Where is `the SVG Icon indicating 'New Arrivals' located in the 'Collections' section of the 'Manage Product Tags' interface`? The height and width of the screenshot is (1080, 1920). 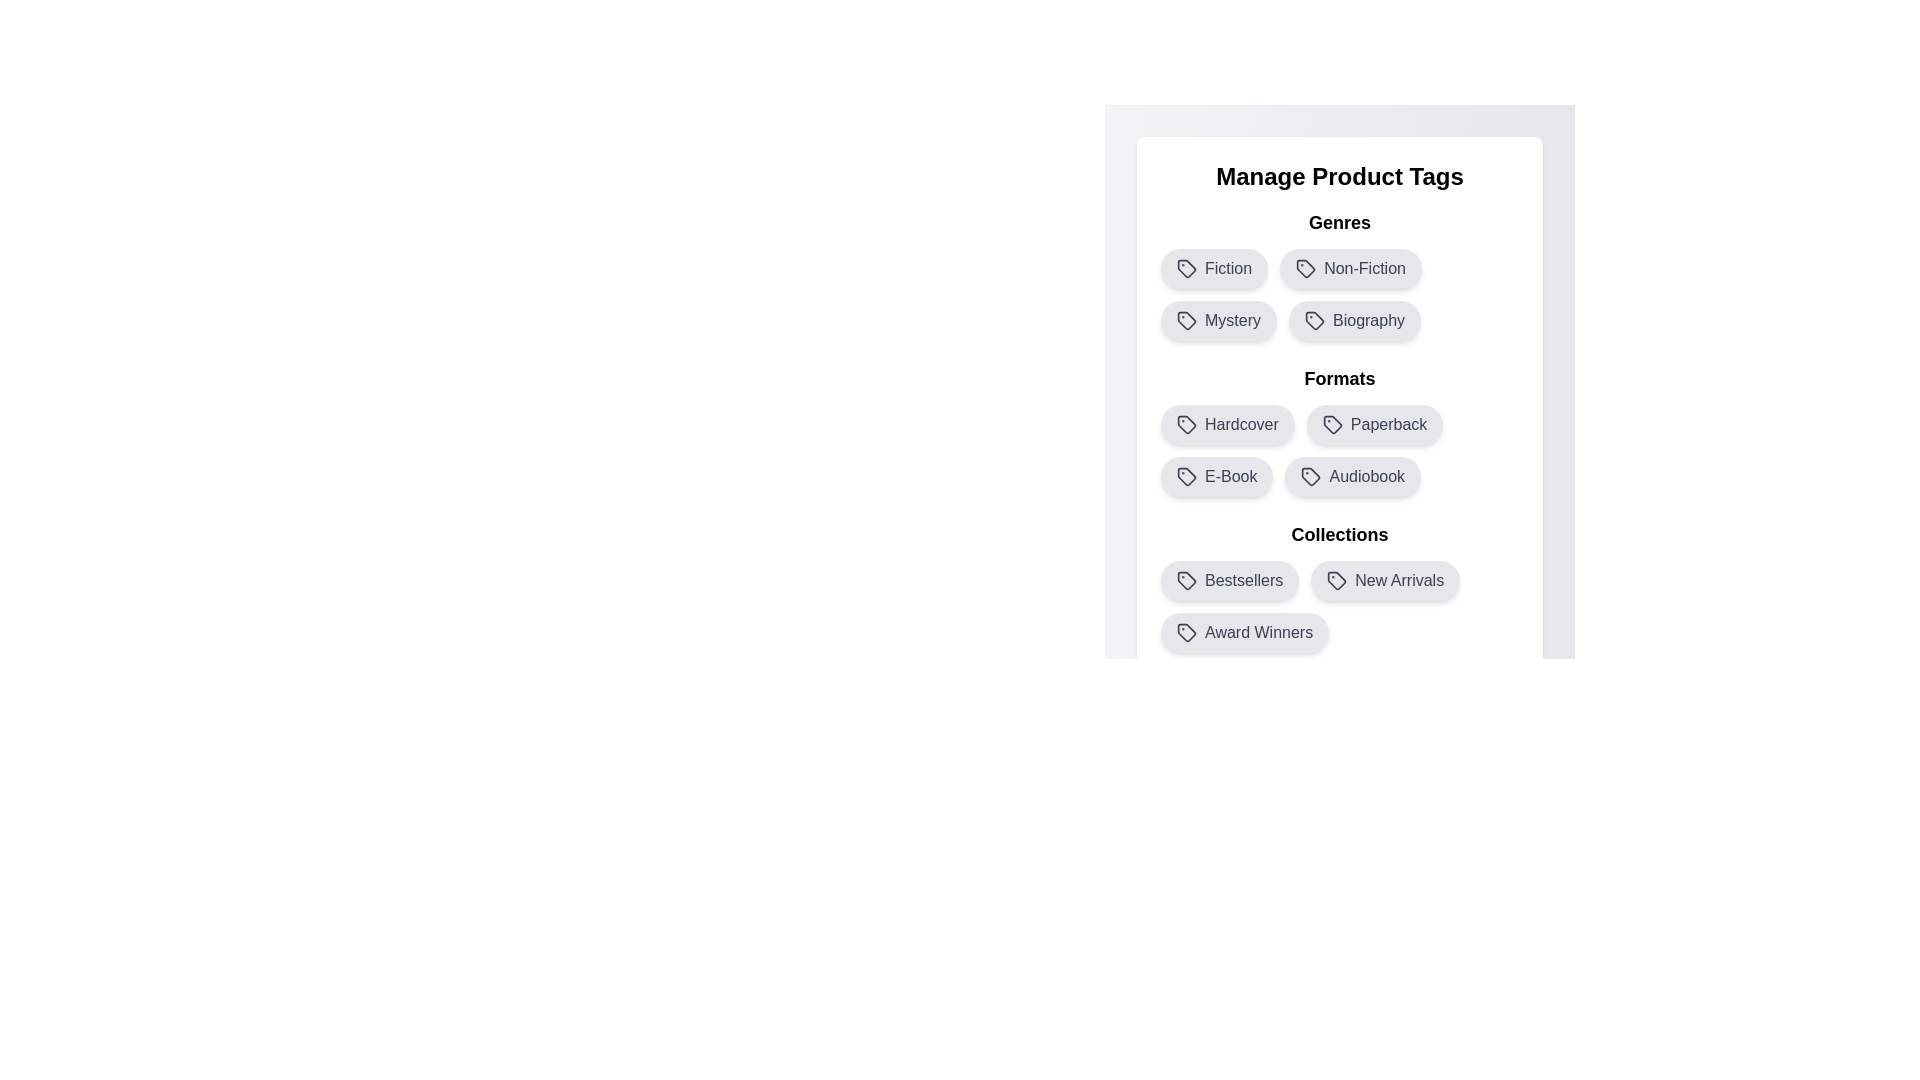
the SVG Icon indicating 'New Arrivals' located in the 'Collections' section of the 'Manage Product Tags' interface is located at coordinates (1337, 581).